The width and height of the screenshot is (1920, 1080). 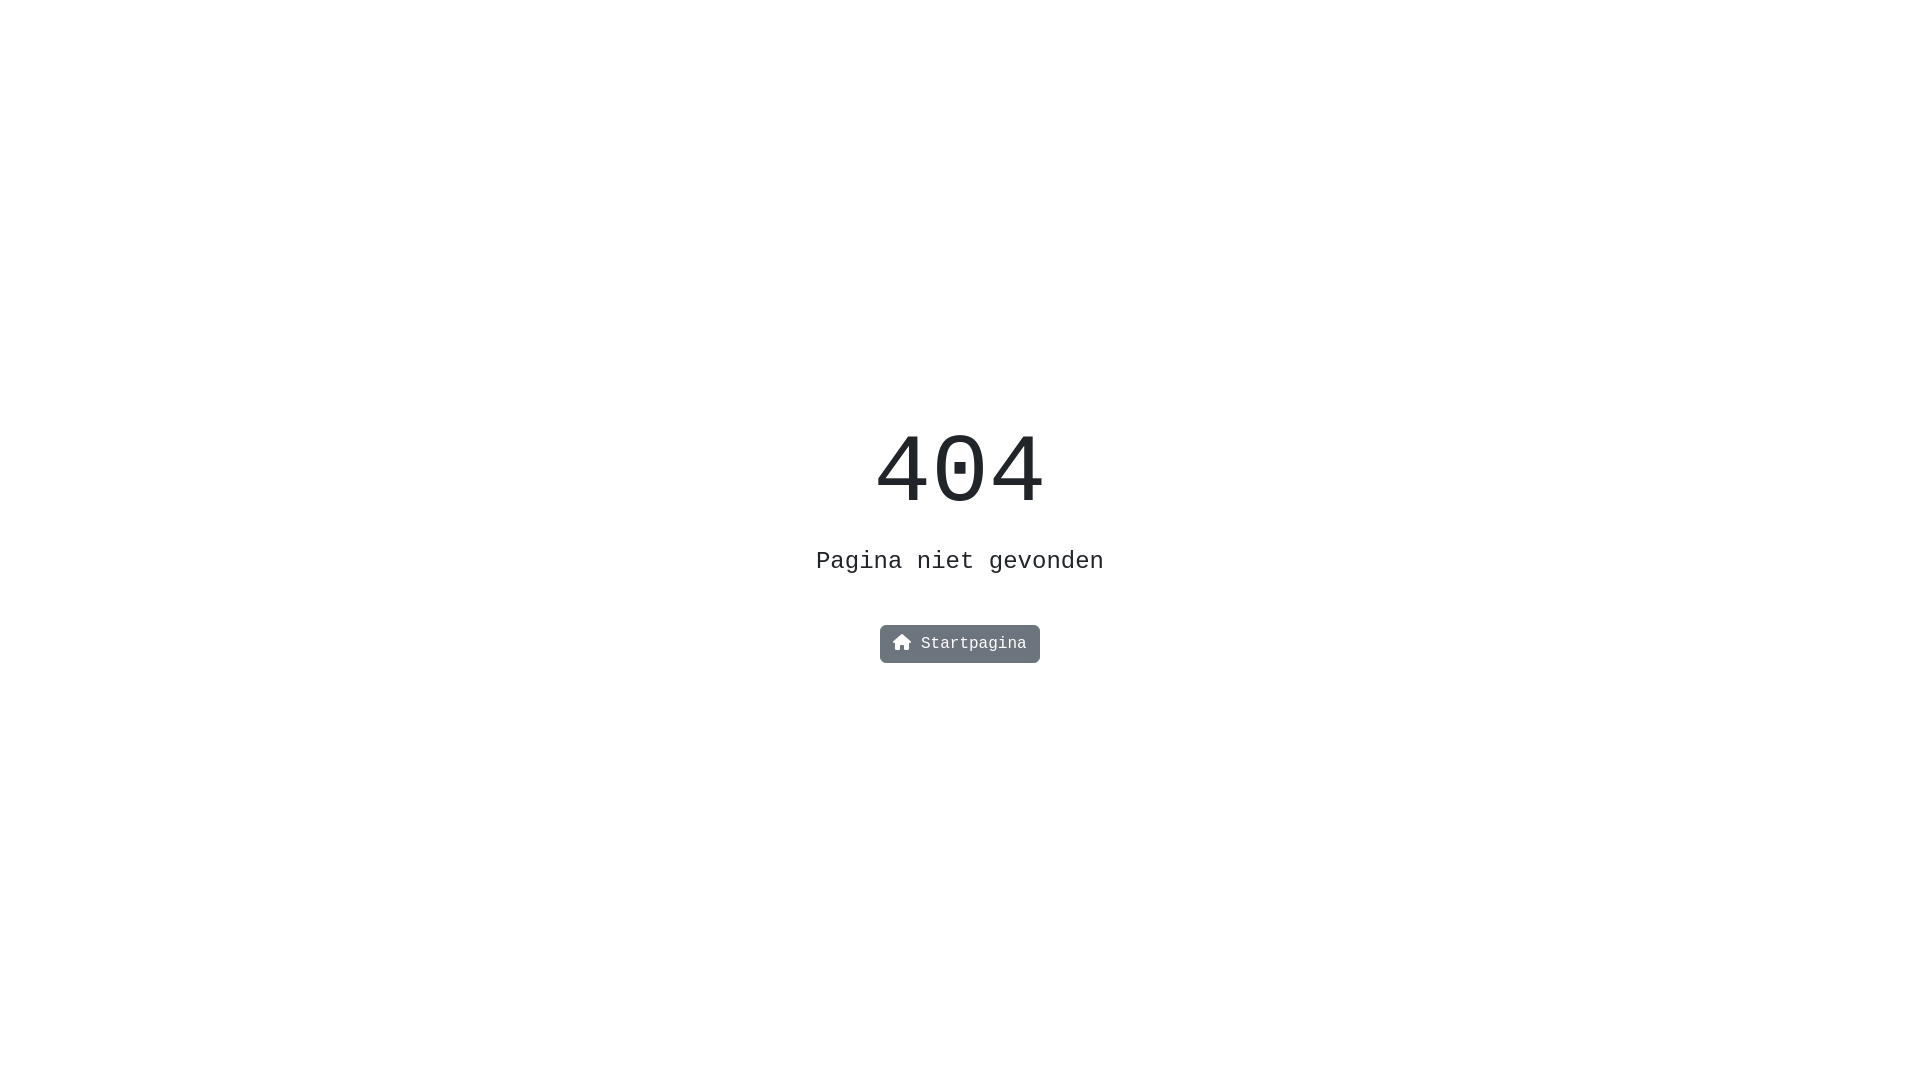 What do you see at coordinates (958, 644) in the screenshot?
I see `'Startpagina'` at bounding box center [958, 644].